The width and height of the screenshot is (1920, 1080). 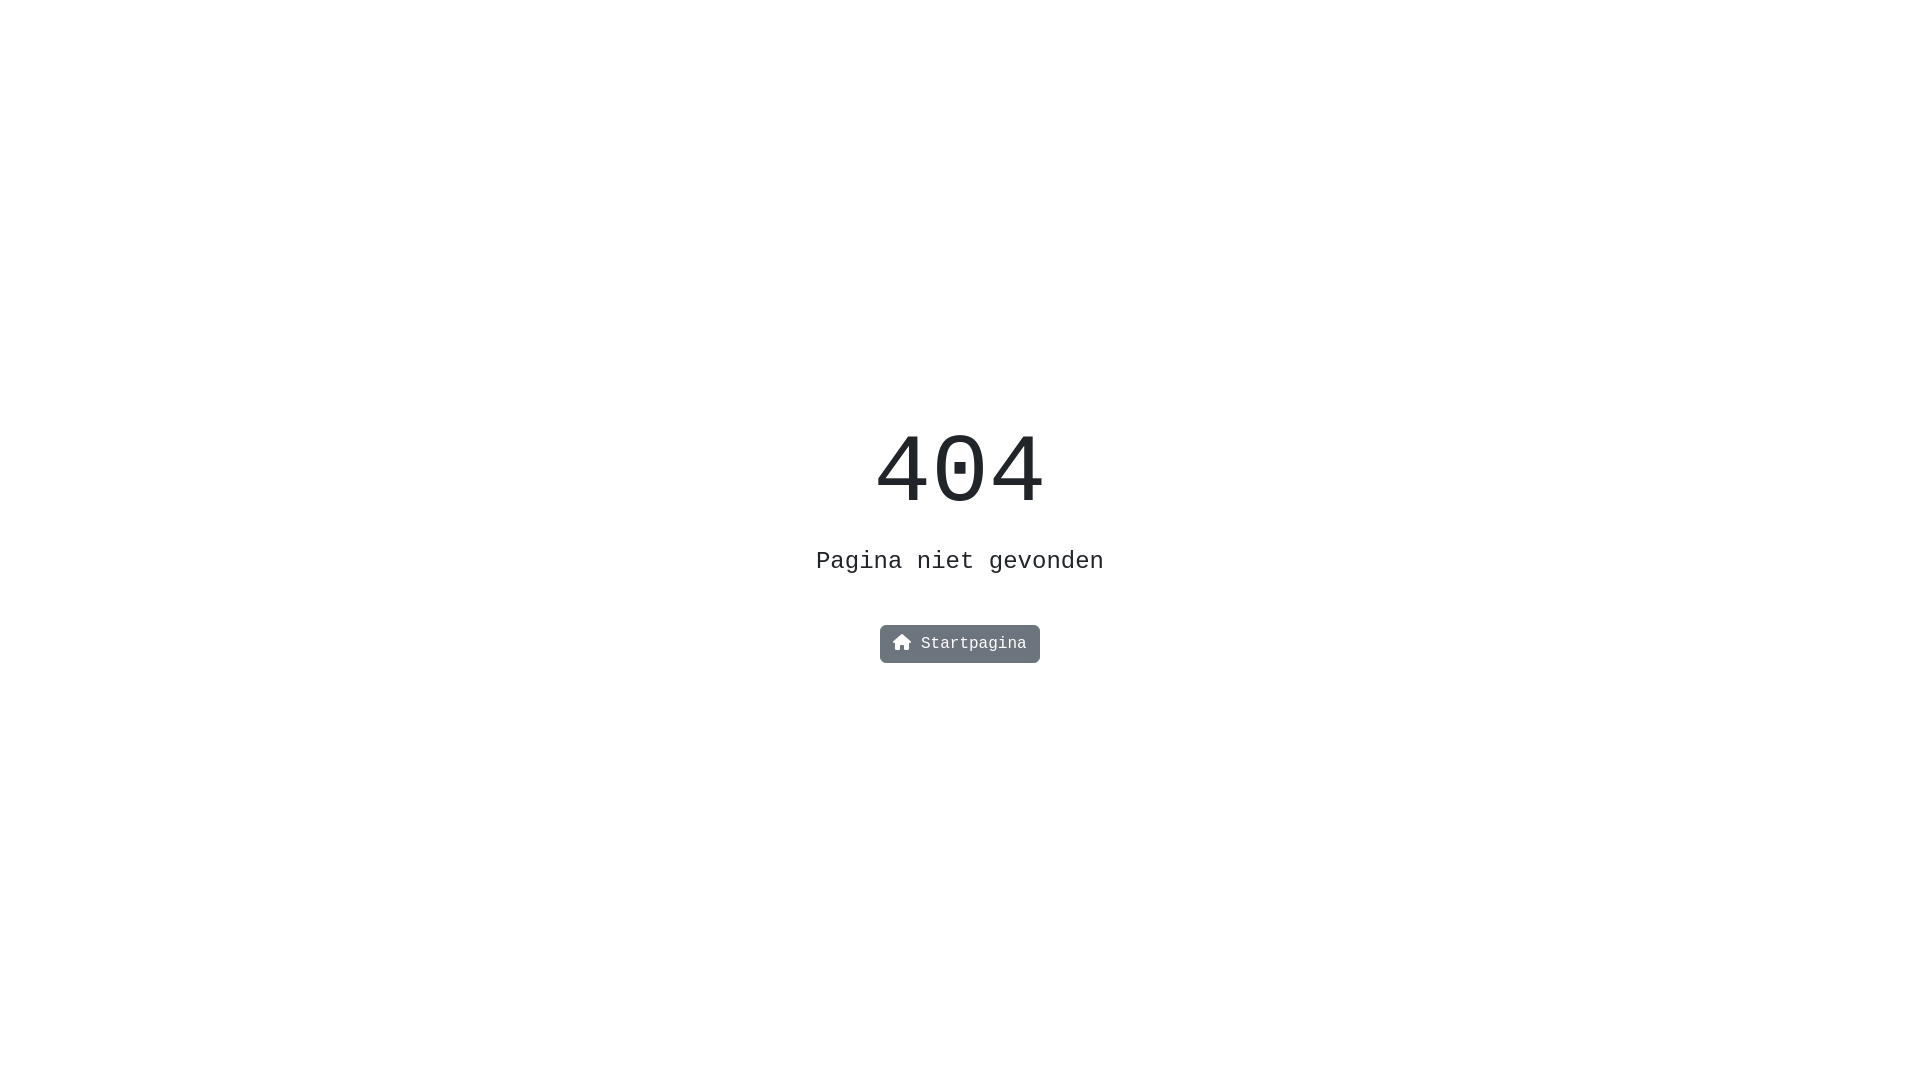 What do you see at coordinates (958, 644) in the screenshot?
I see `'Startpagina'` at bounding box center [958, 644].